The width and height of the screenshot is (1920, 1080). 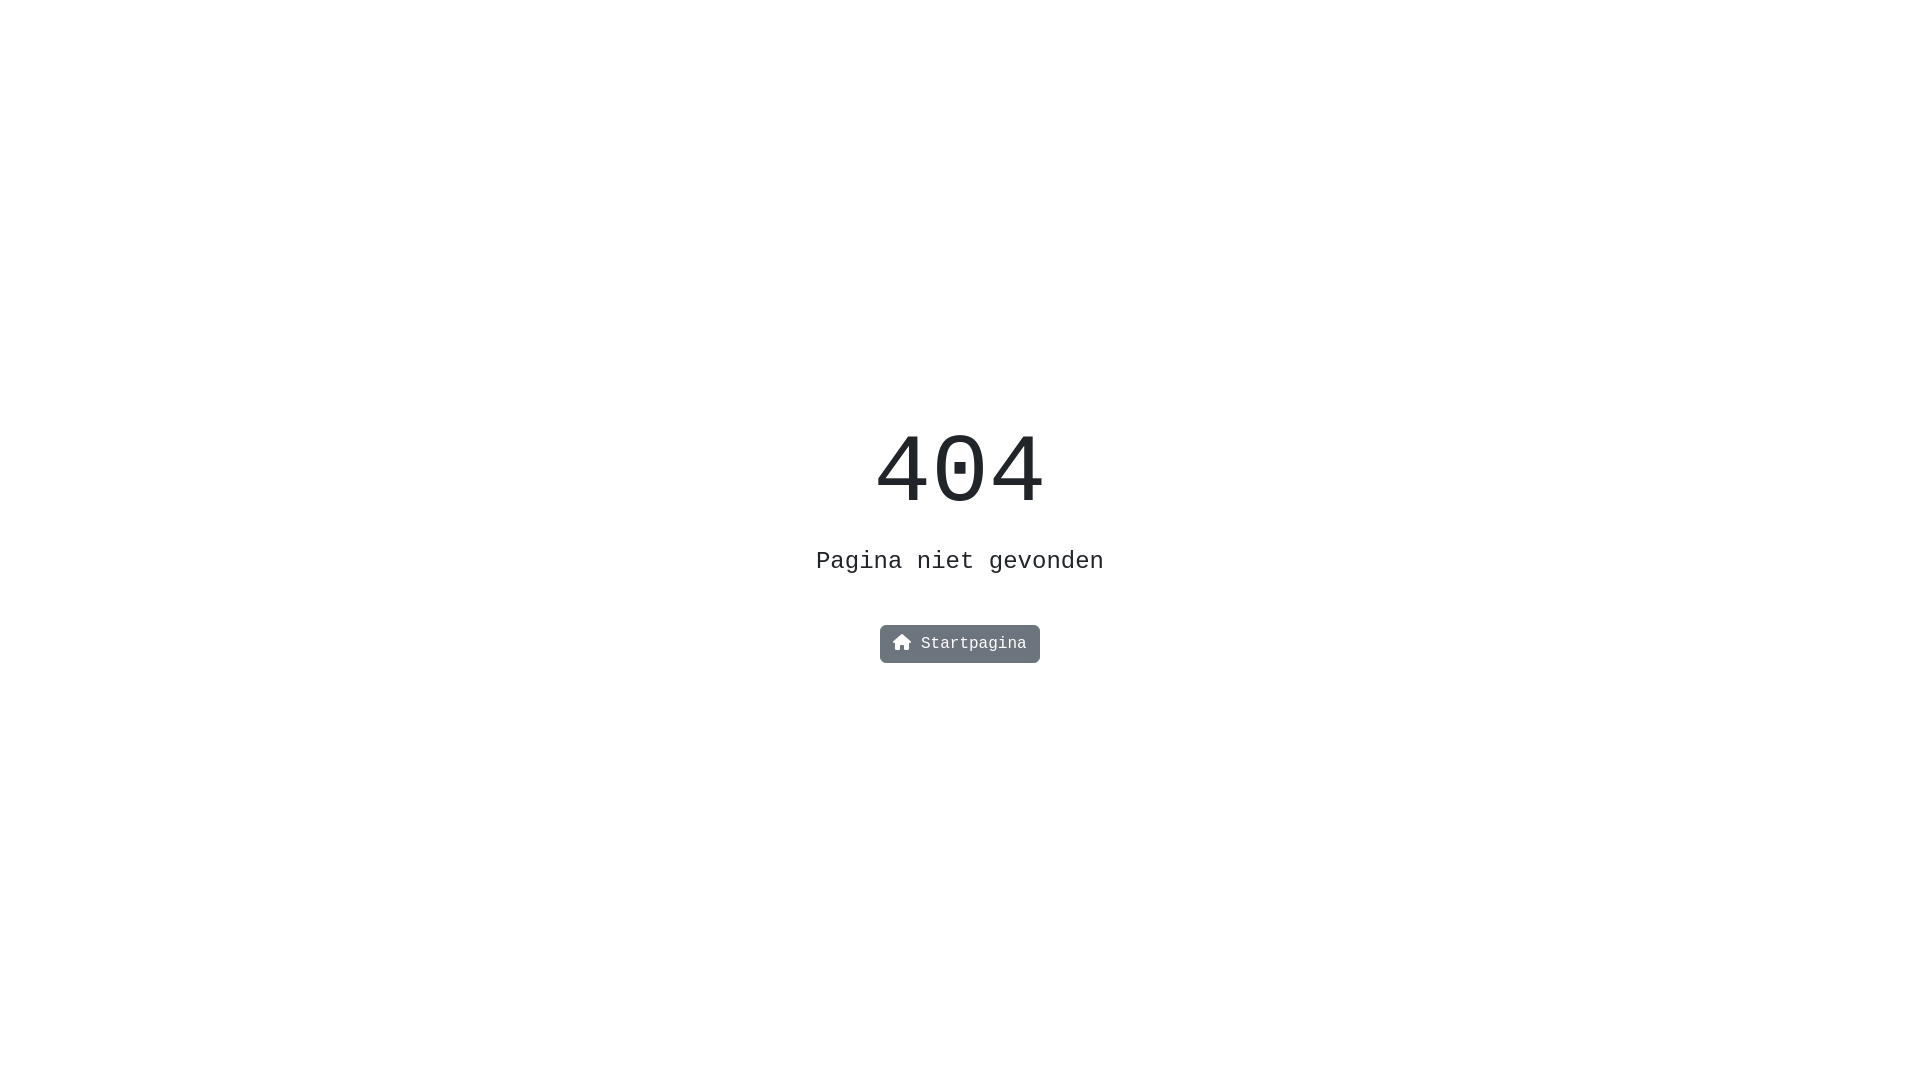 What do you see at coordinates (958, 644) in the screenshot?
I see `'Startpagina'` at bounding box center [958, 644].